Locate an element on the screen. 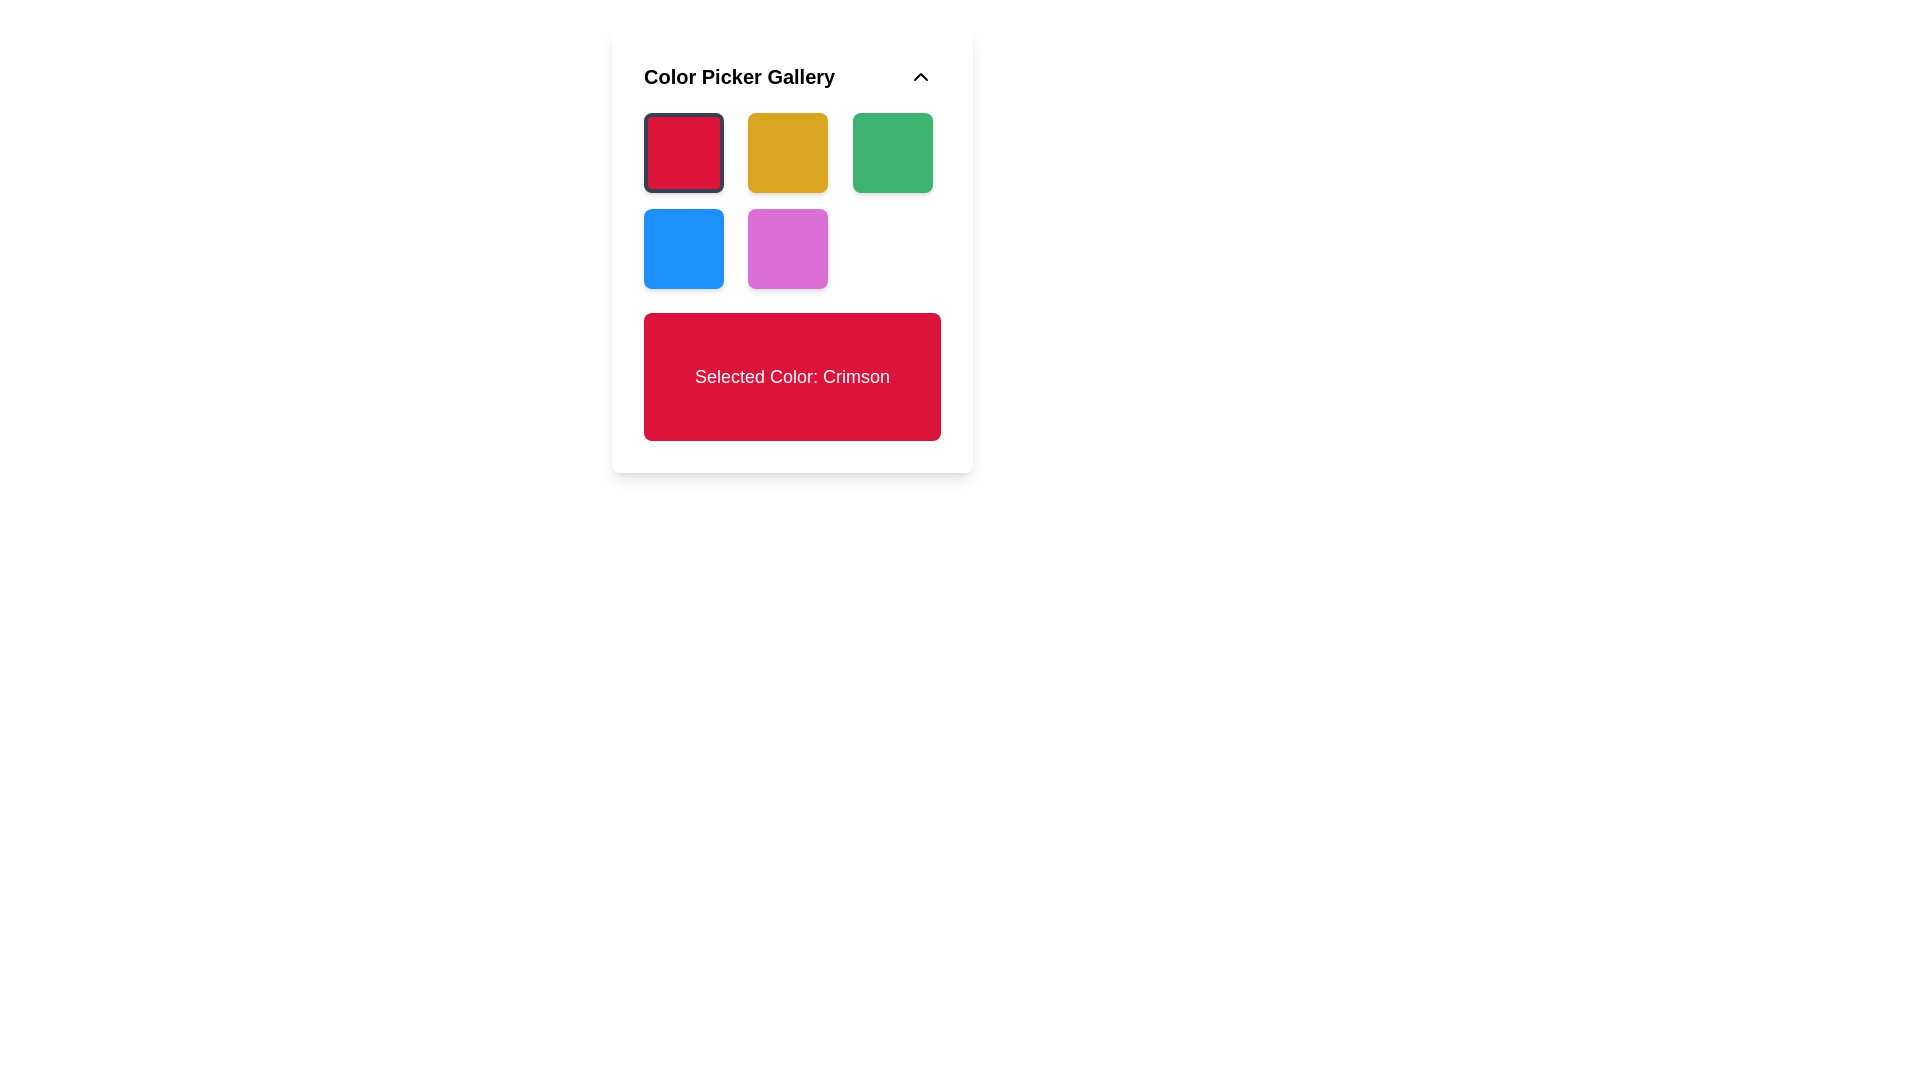 This screenshot has height=1080, width=1920. the blue button with rounded corners labeled DodgerBlue to observe the hover animation is located at coordinates (684, 248).